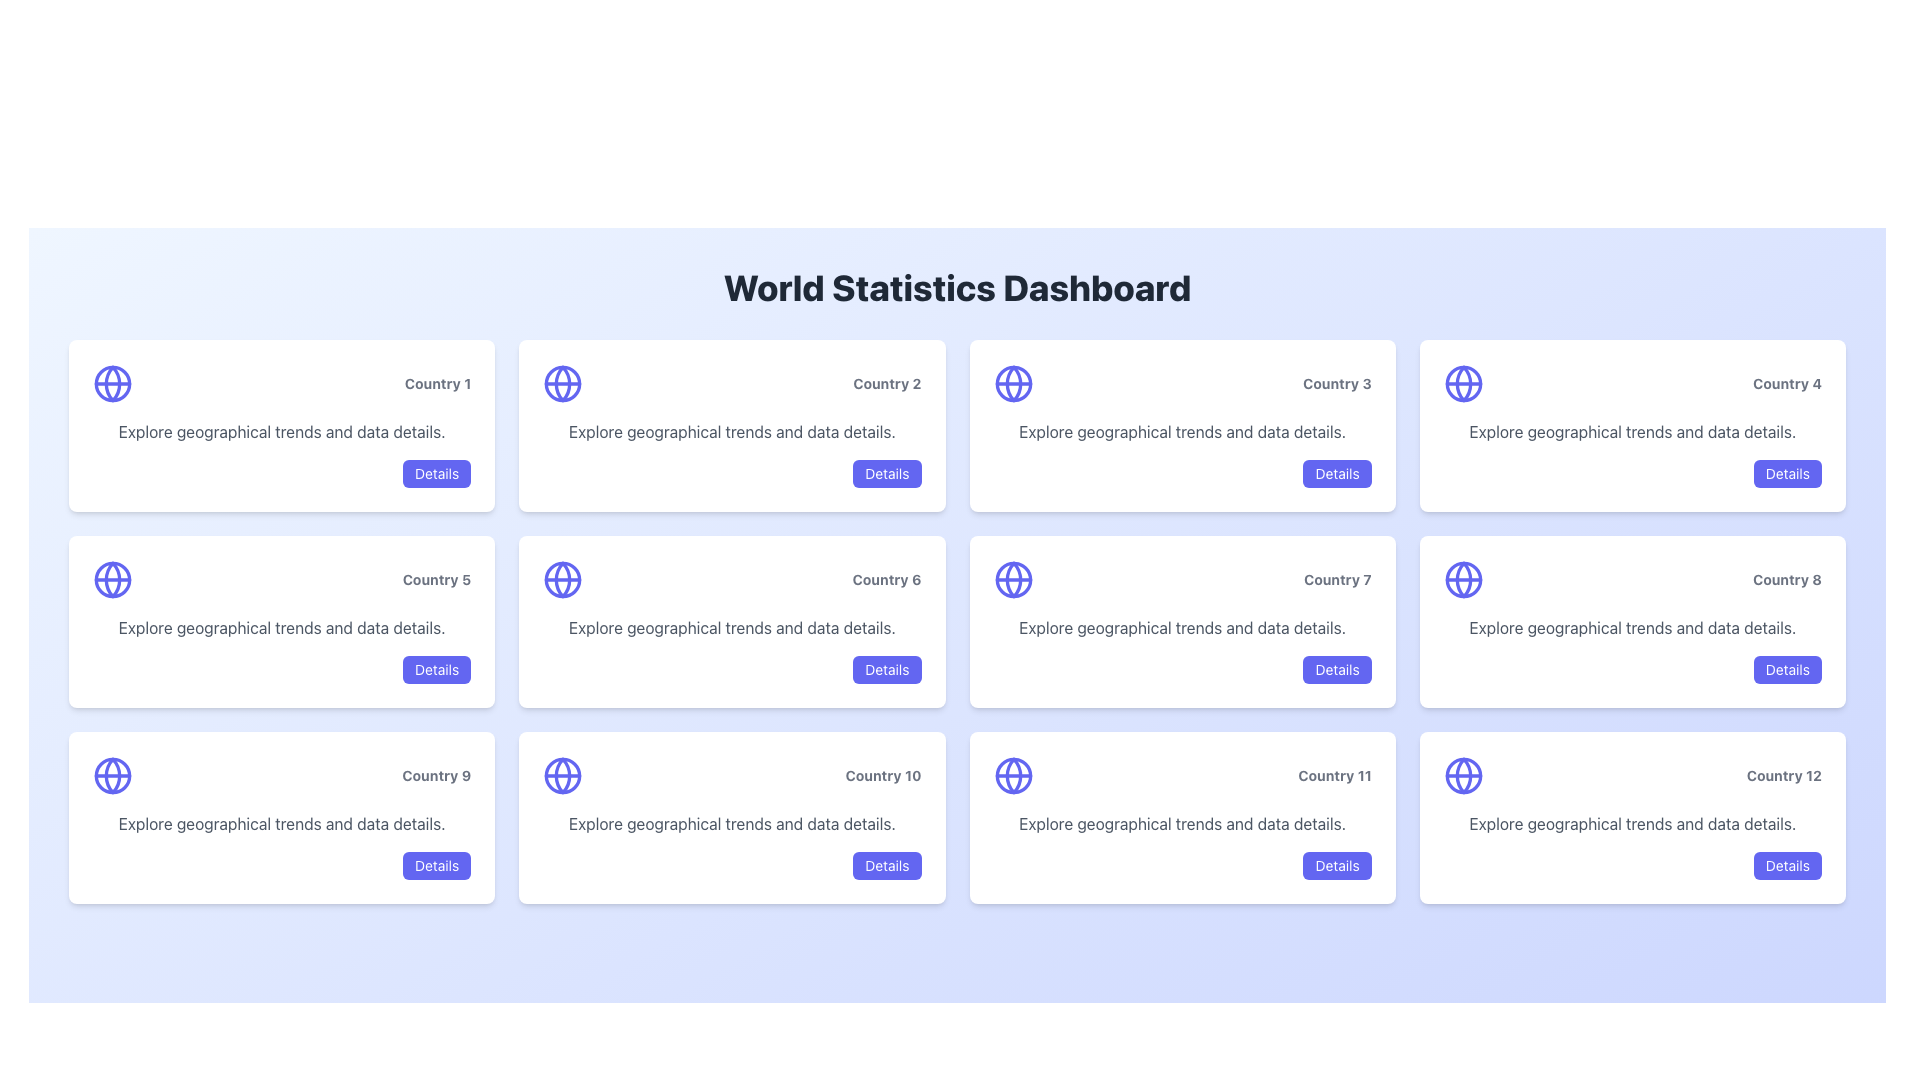 This screenshot has height=1080, width=1920. What do you see at coordinates (562, 774) in the screenshot?
I see `the circular globe icon on the left side of the 'Country 10' section in the UI` at bounding box center [562, 774].